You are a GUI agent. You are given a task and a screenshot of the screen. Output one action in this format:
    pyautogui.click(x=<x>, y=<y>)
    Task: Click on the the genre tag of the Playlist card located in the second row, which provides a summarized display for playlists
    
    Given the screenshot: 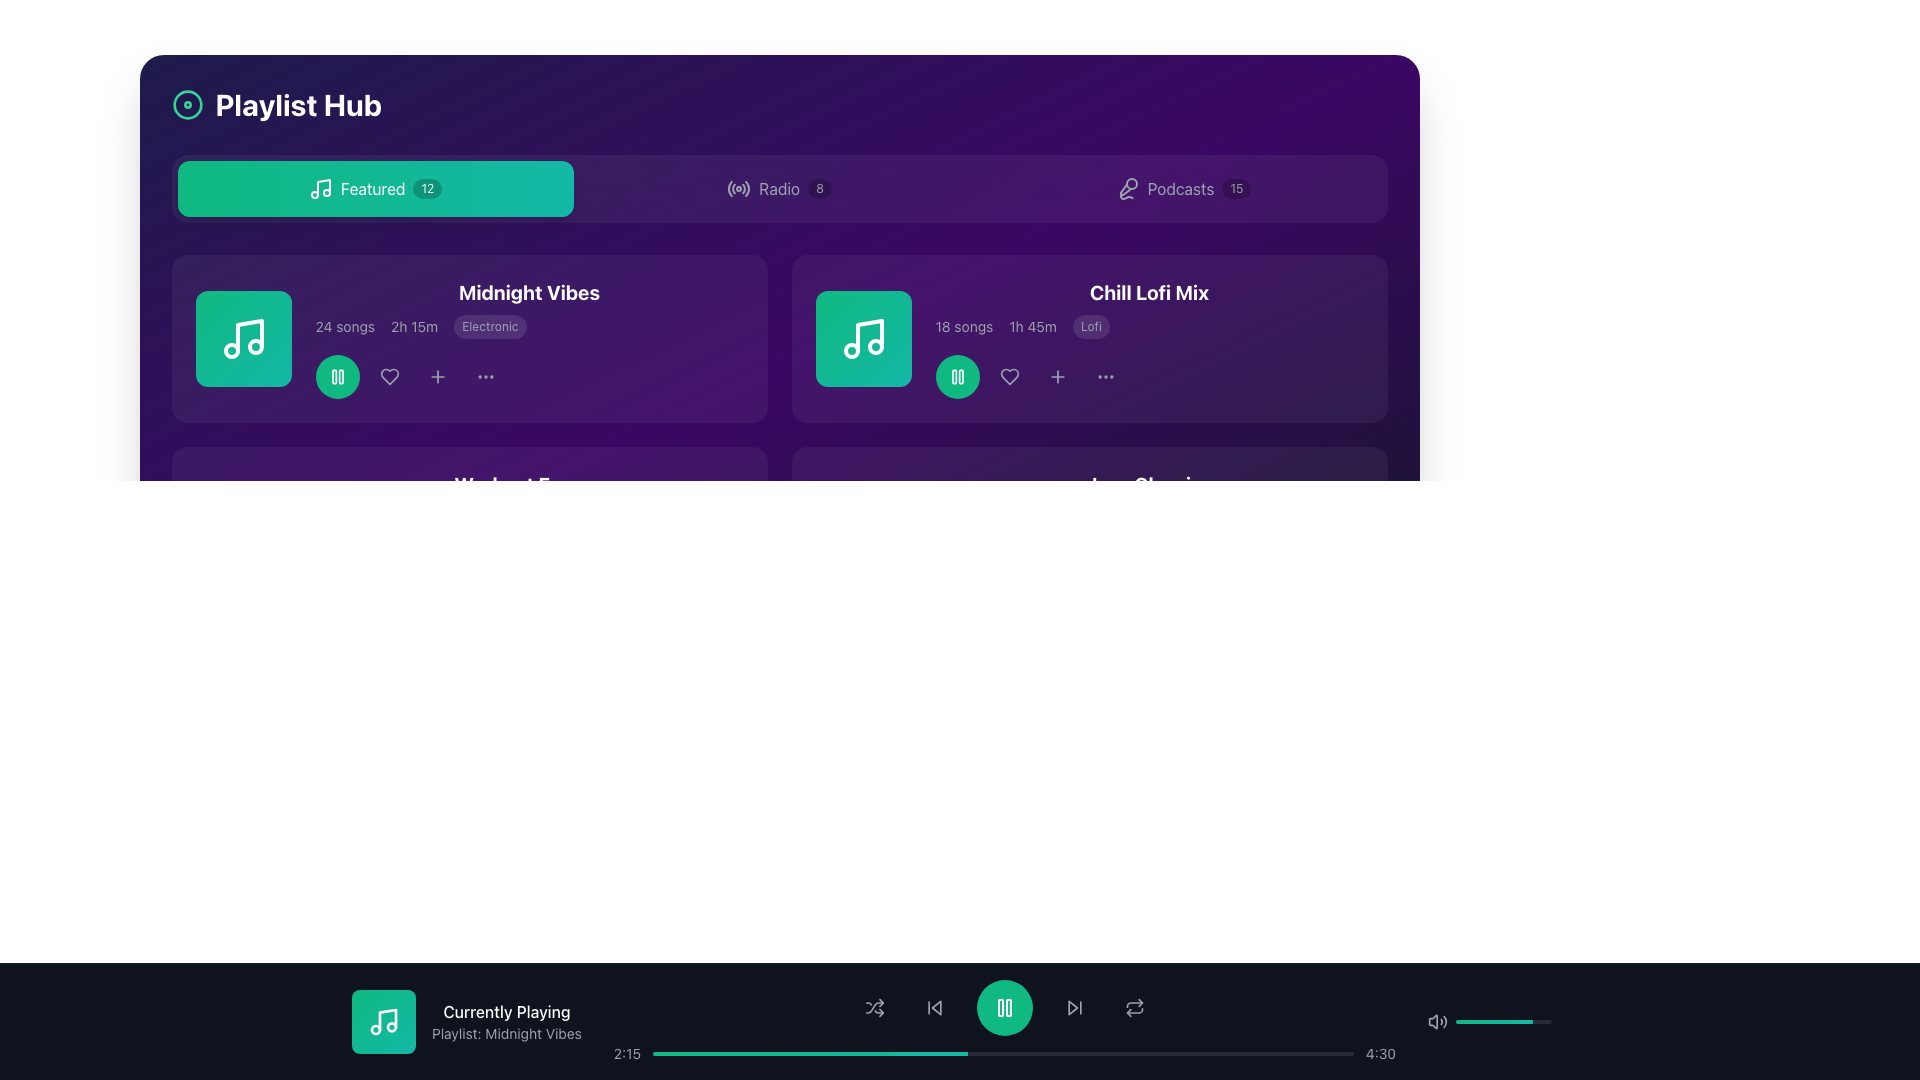 What is the action you would take?
    pyautogui.click(x=468, y=338)
    